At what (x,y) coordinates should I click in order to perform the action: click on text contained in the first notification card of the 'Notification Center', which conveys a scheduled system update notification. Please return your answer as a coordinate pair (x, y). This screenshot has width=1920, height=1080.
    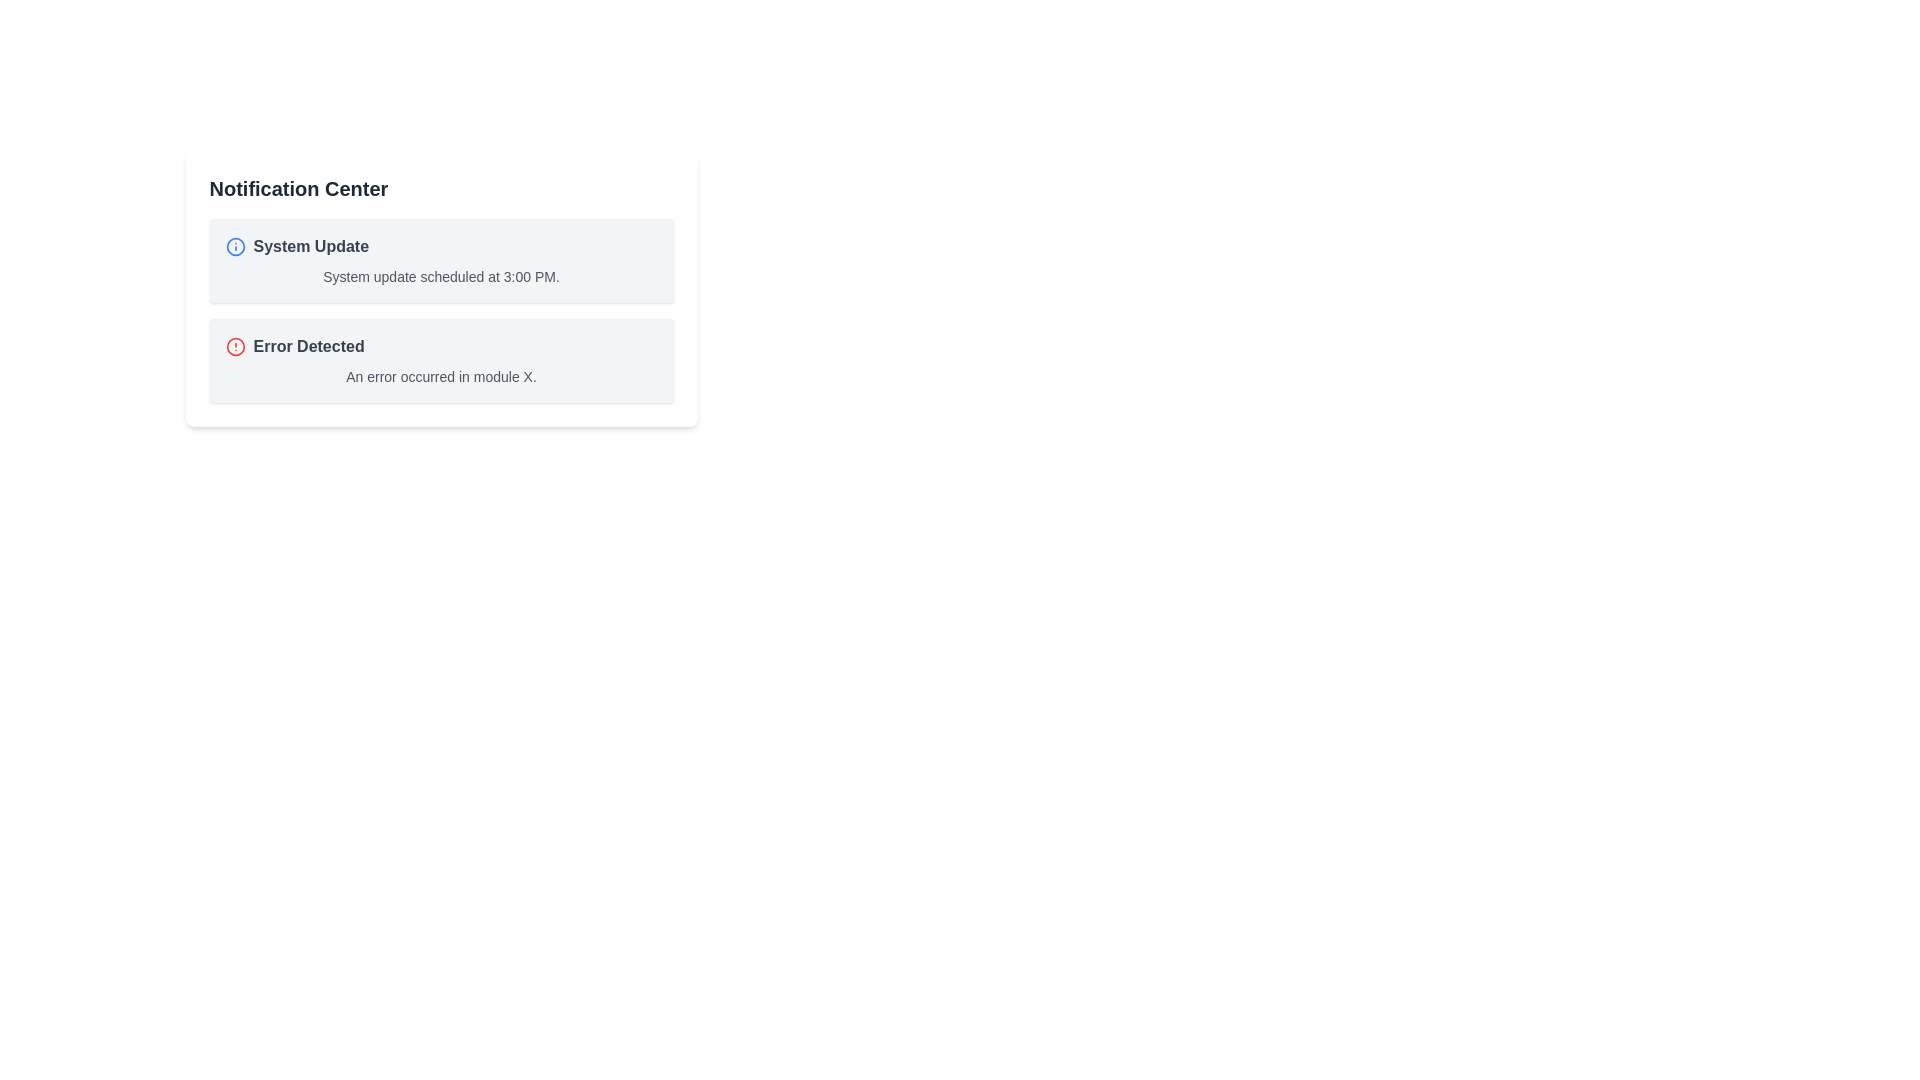
    Looking at the image, I should click on (440, 289).